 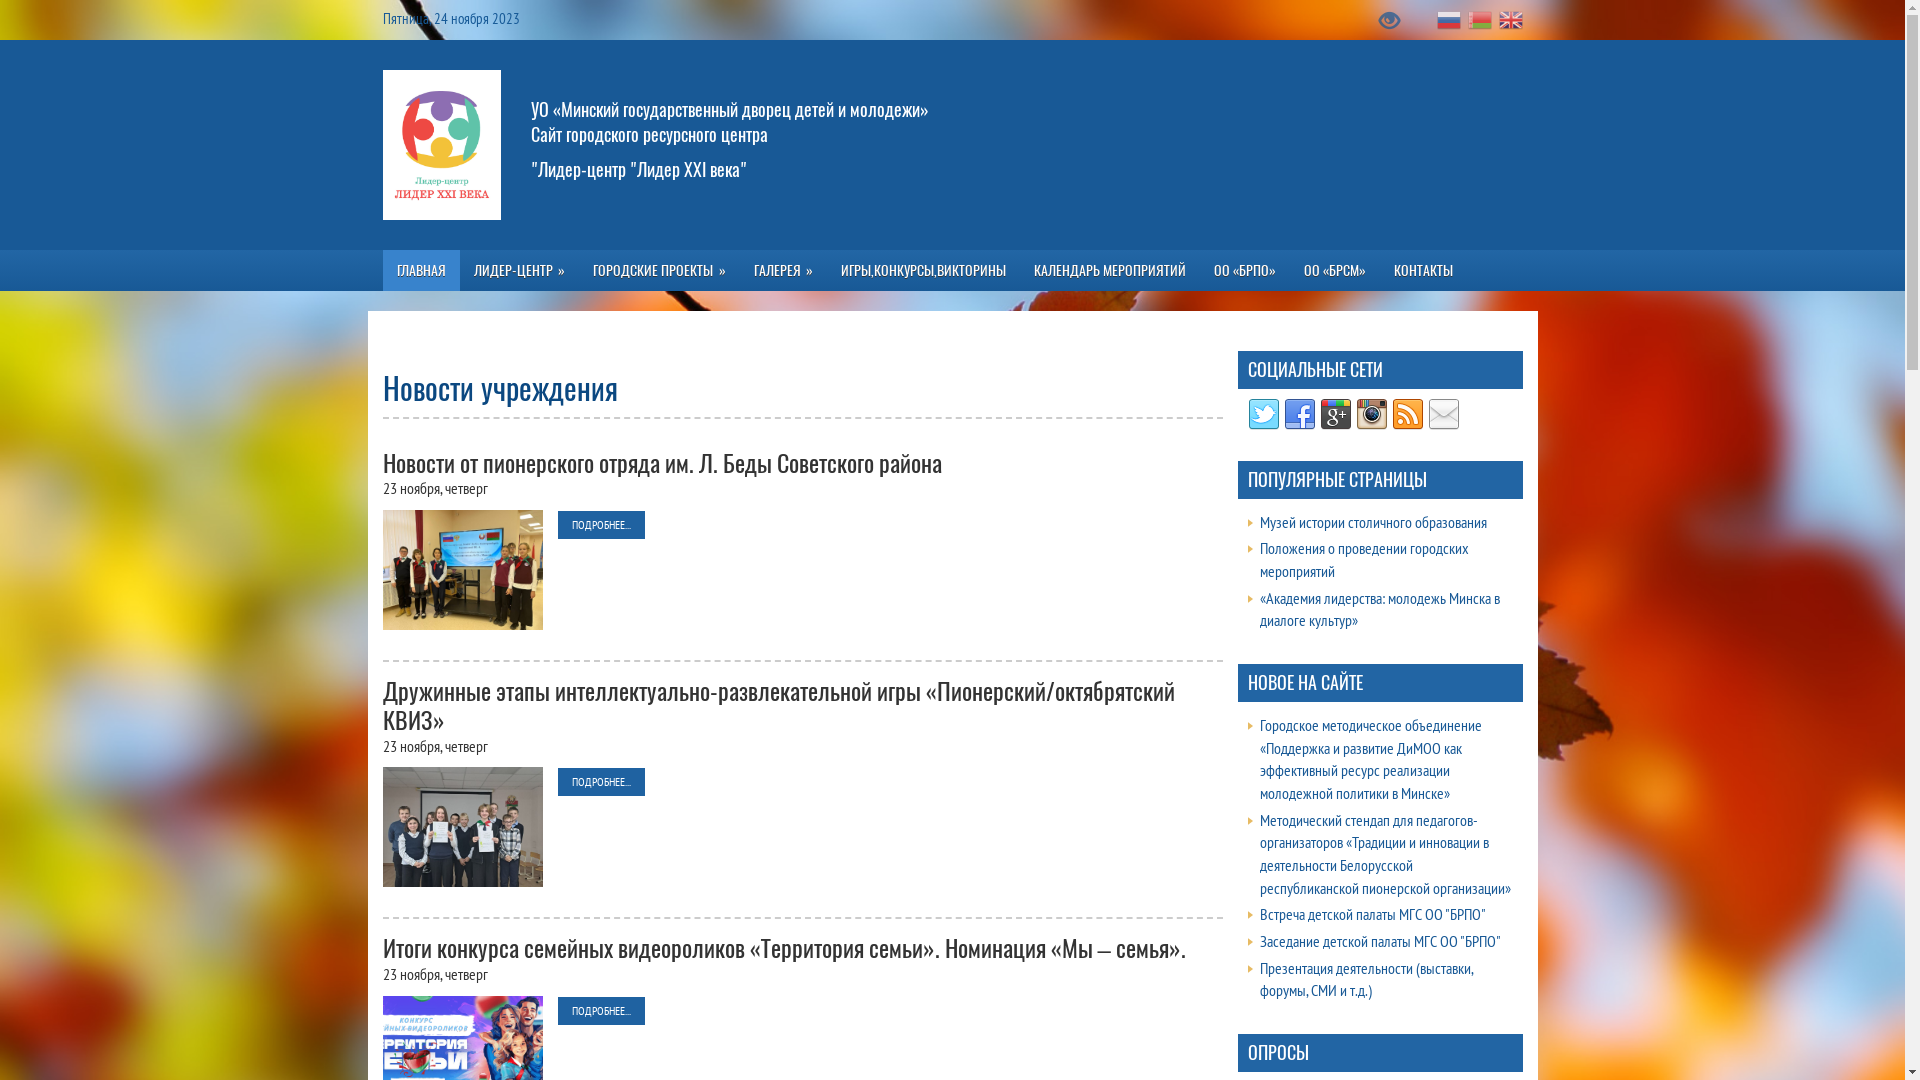 What do you see at coordinates (1335, 412) in the screenshot?
I see `'Google Plus'` at bounding box center [1335, 412].